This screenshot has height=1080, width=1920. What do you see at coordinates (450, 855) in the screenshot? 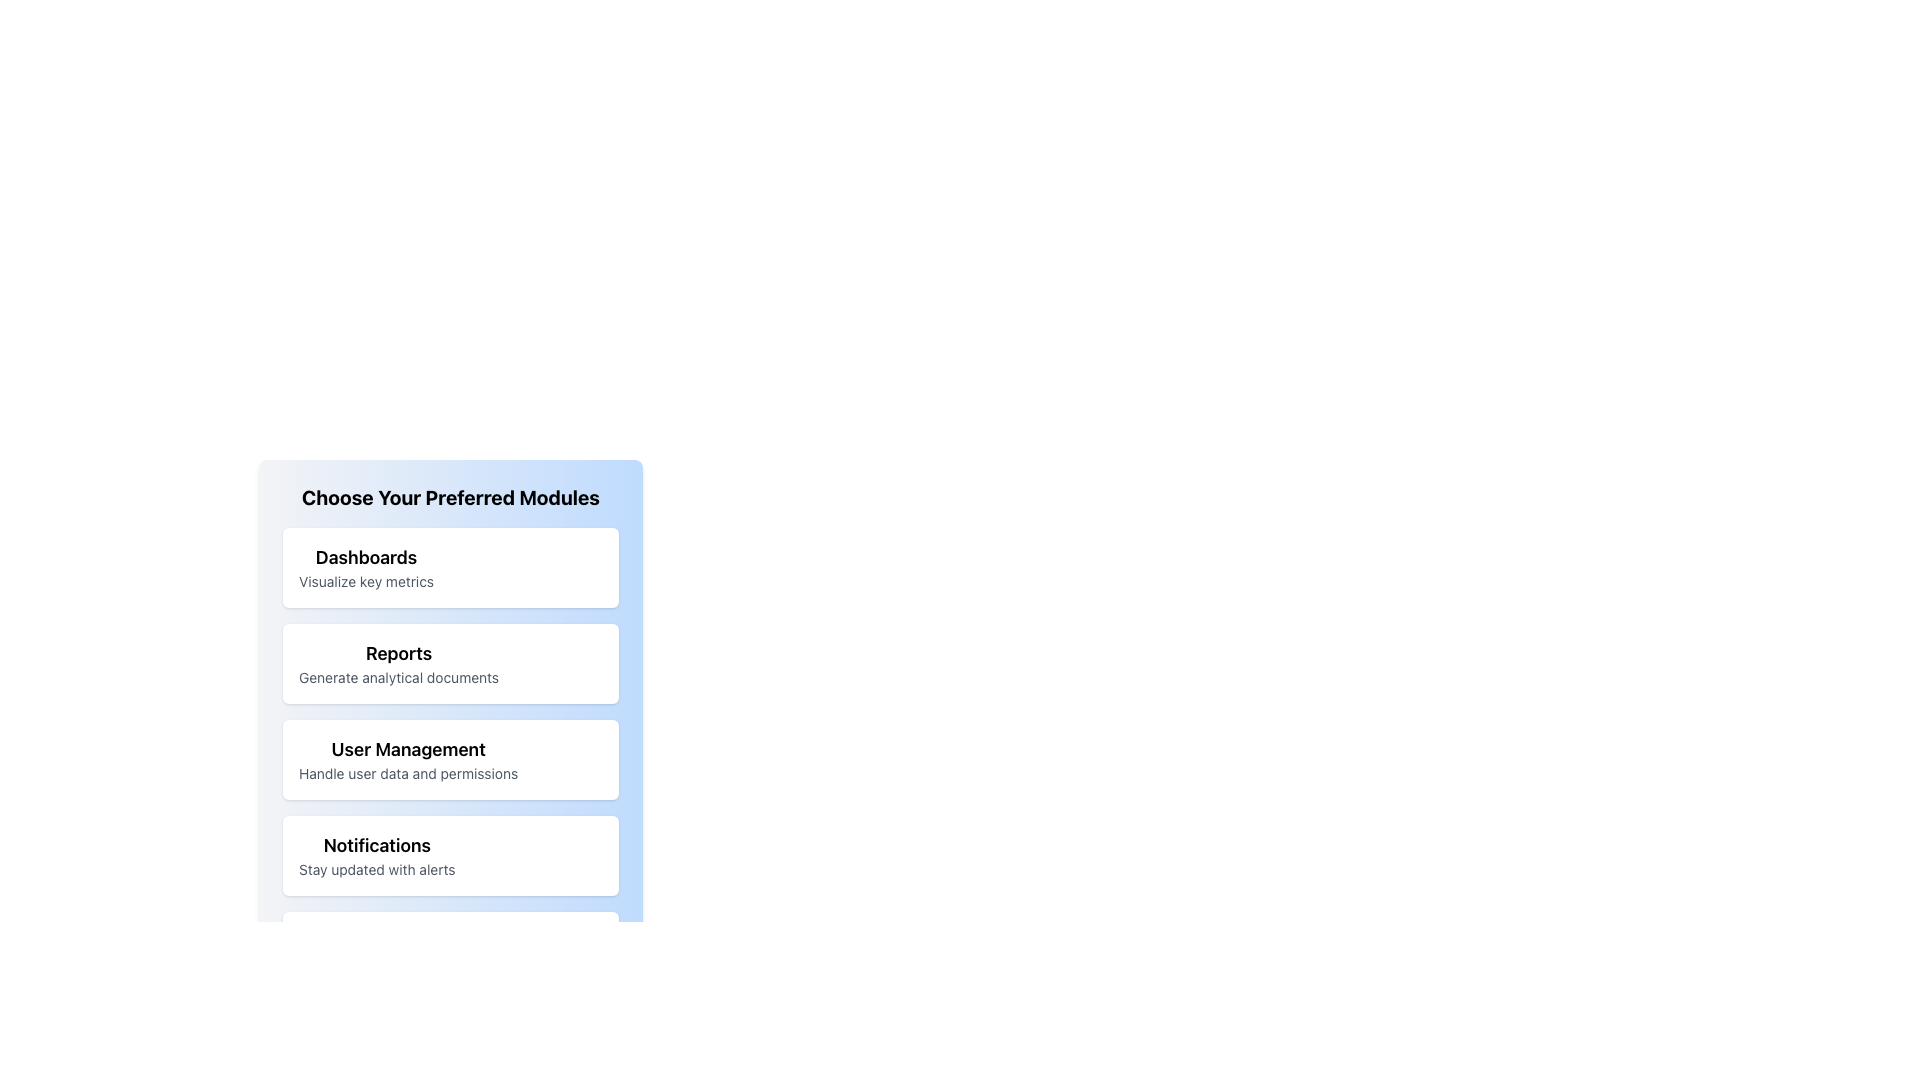
I see `the notification module card located below the 'User Management' card and above the 'Integrations' card in the 'Choose Your Preferred Modules' section` at bounding box center [450, 855].